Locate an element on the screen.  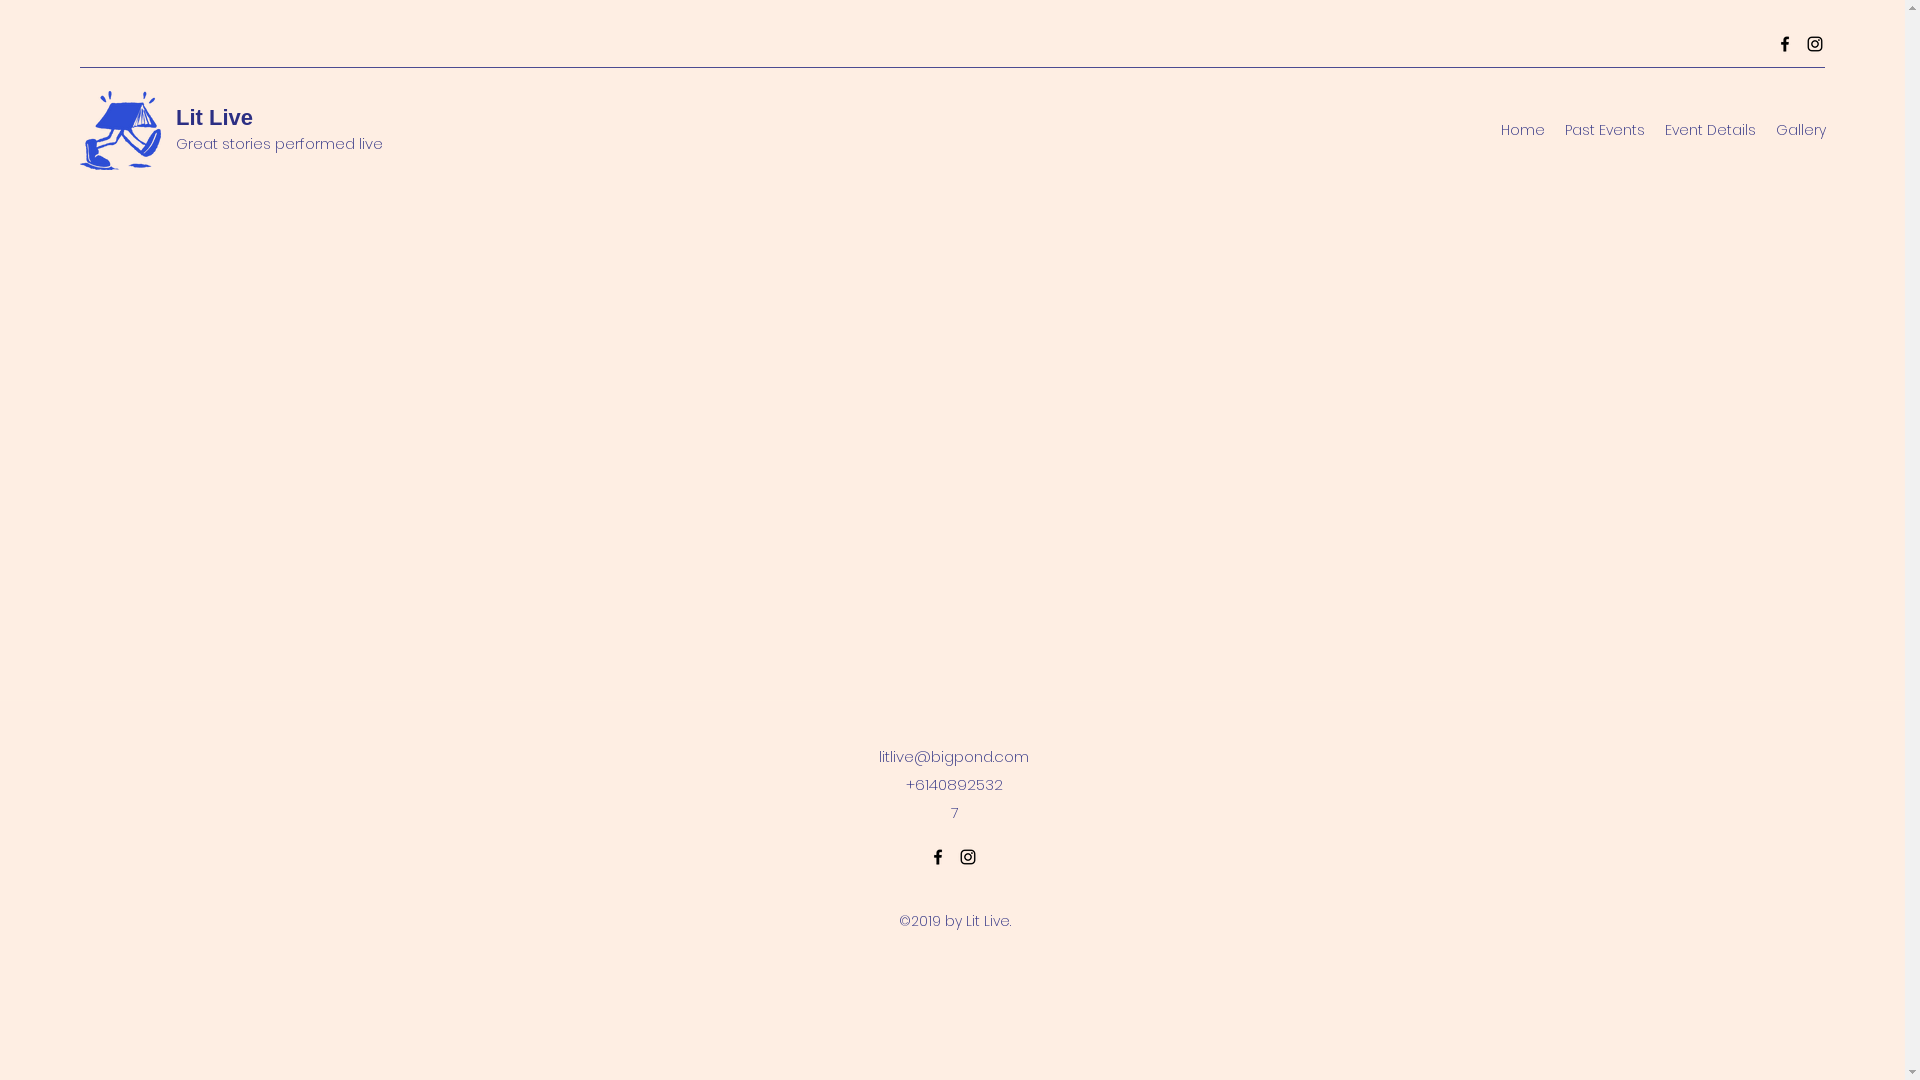
'Past Events' is located at coordinates (1554, 130).